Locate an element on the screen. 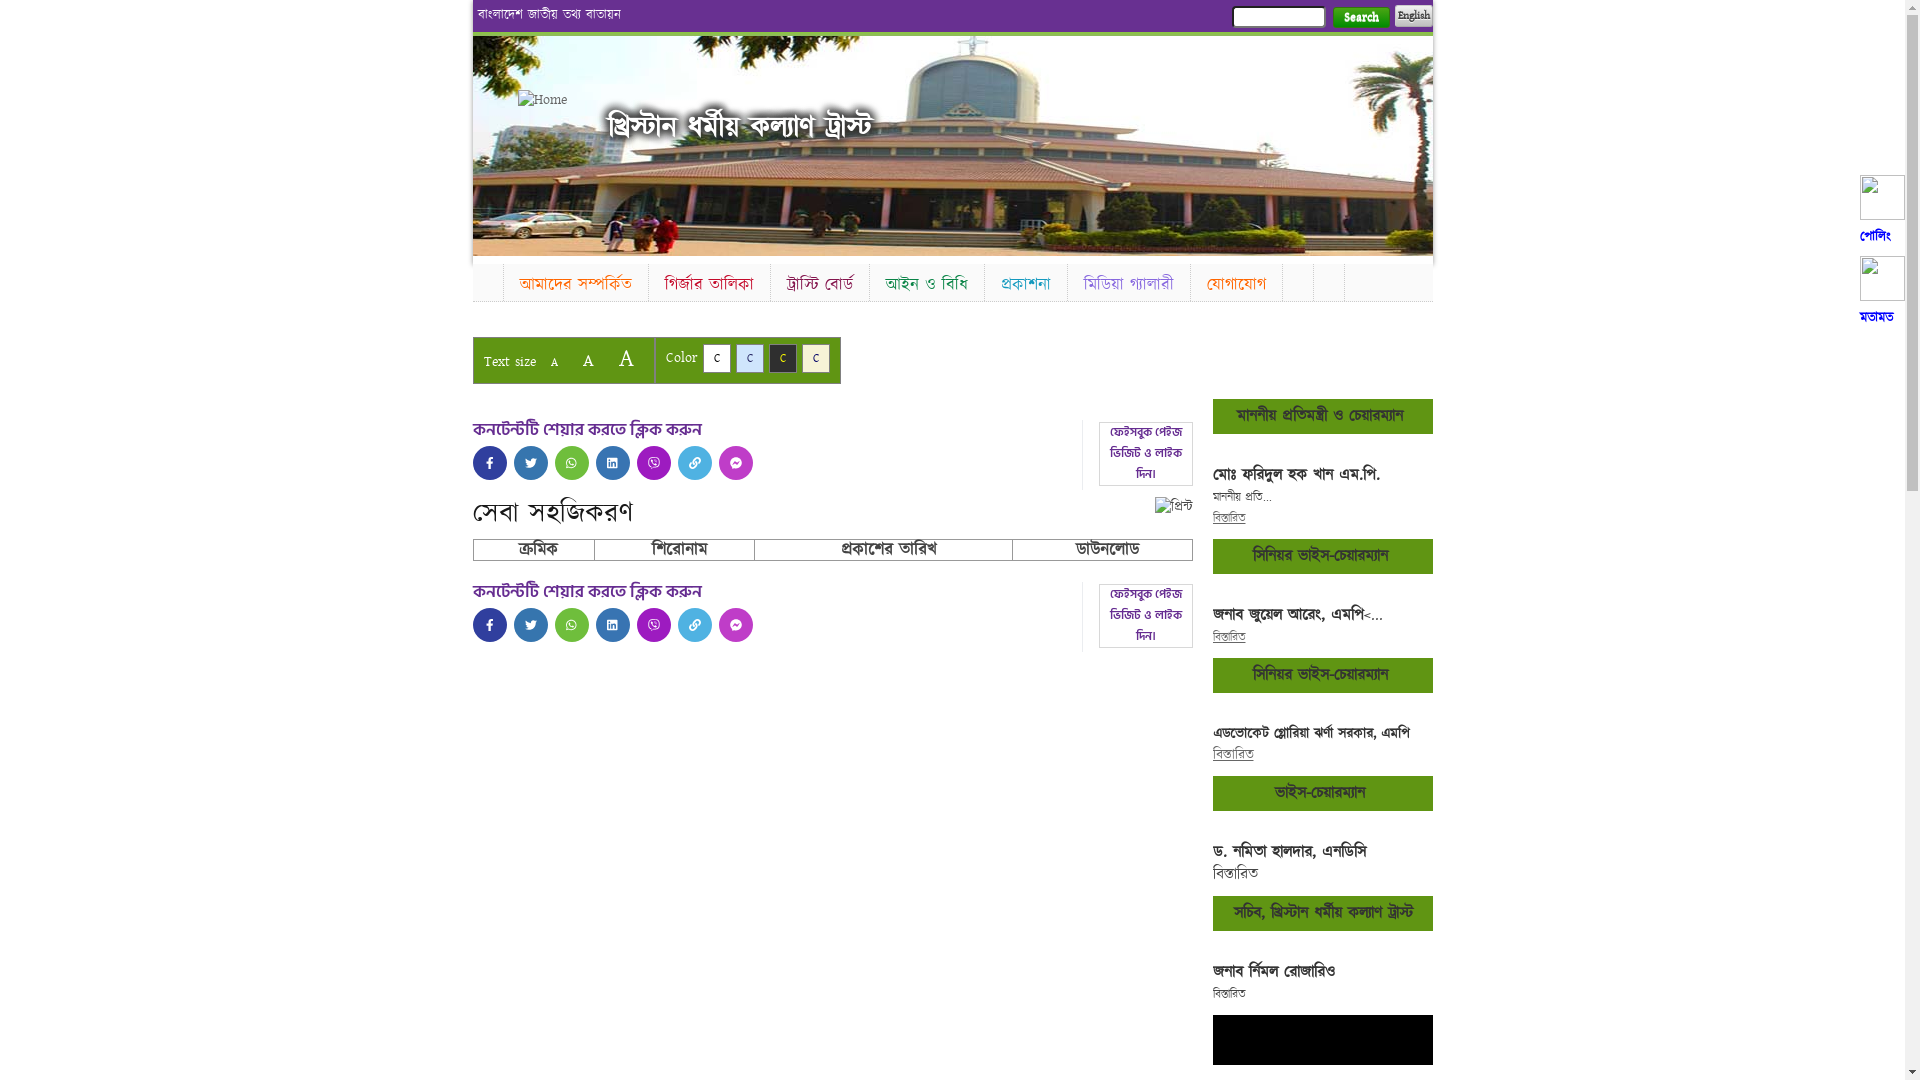  'C' is located at coordinates (748, 357).